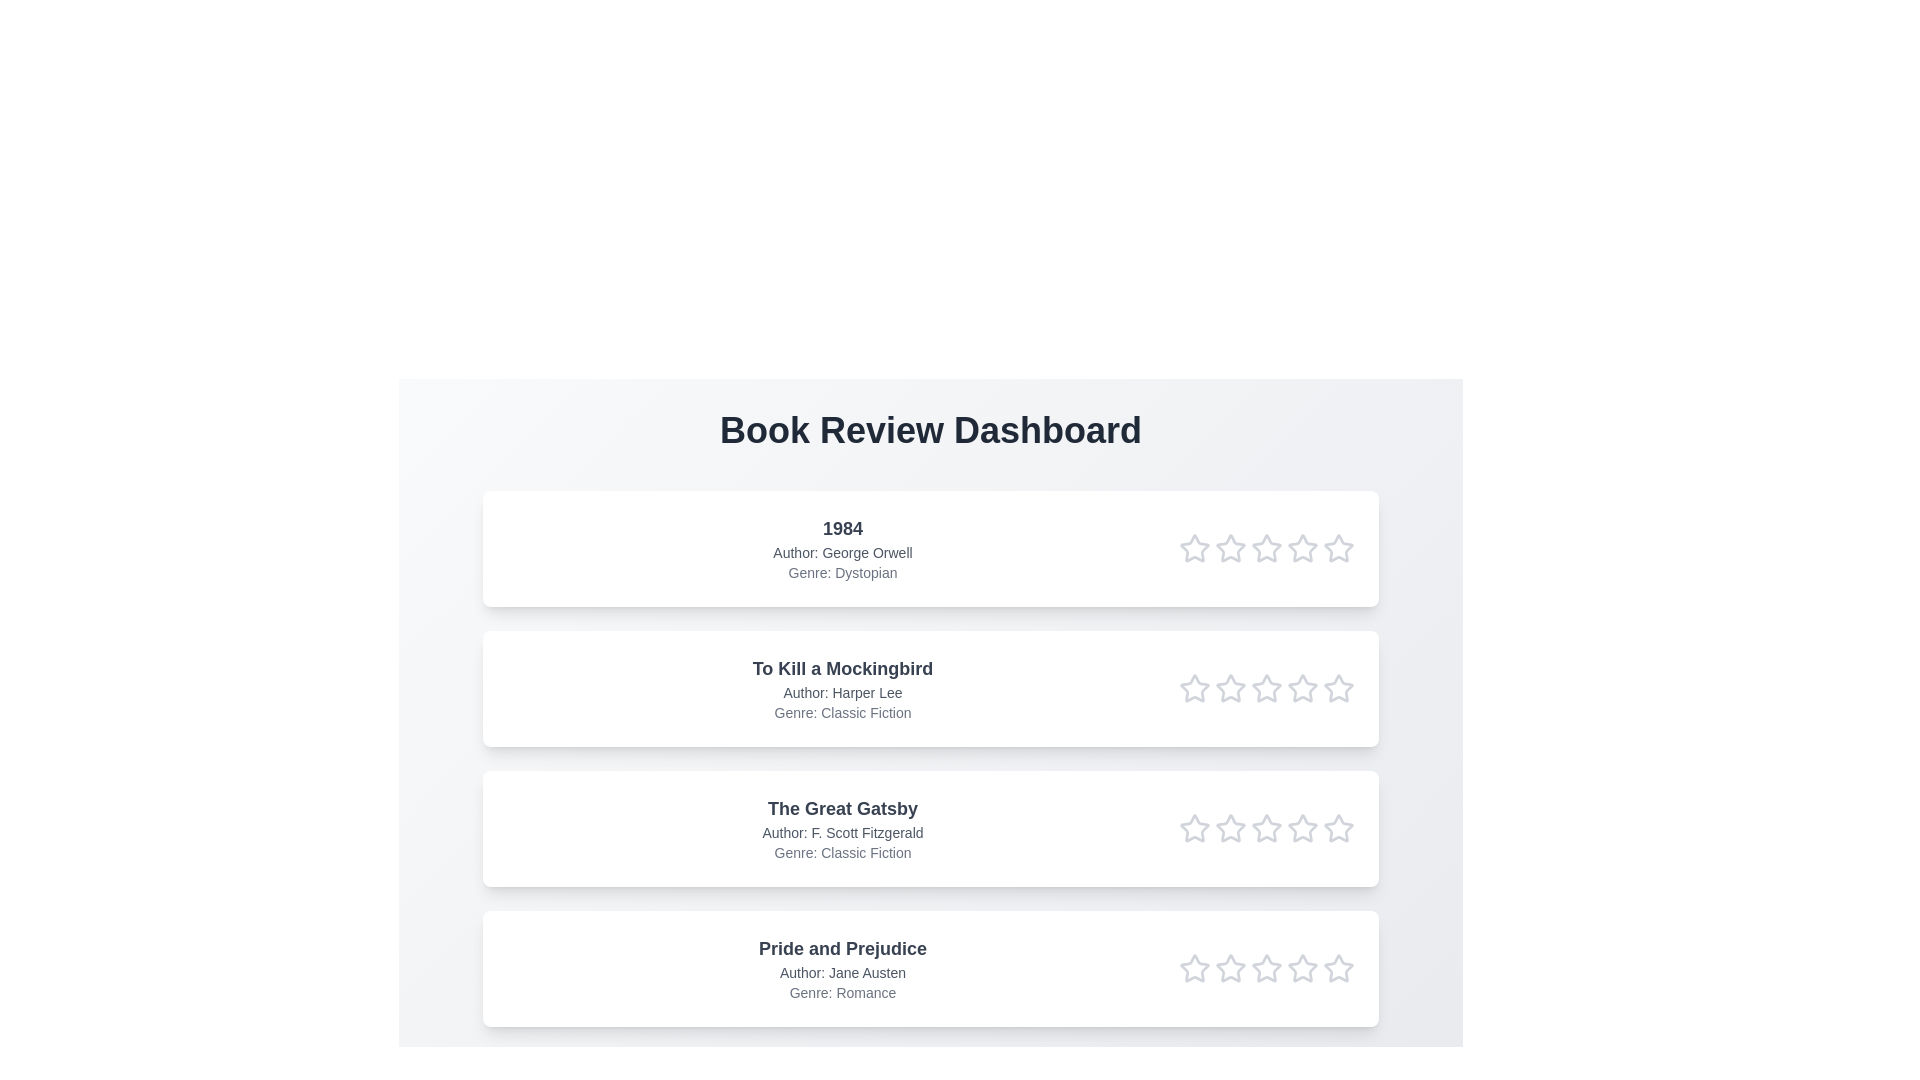  I want to click on the rating of the book '1984' to 2 stars by clicking on the respective star, so click(1229, 548).